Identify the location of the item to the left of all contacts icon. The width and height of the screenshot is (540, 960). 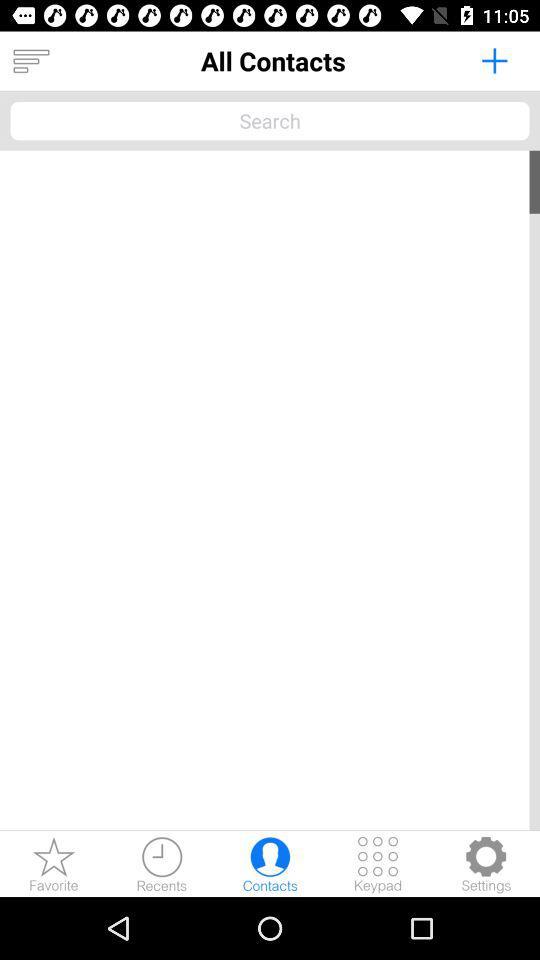
(30, 61).